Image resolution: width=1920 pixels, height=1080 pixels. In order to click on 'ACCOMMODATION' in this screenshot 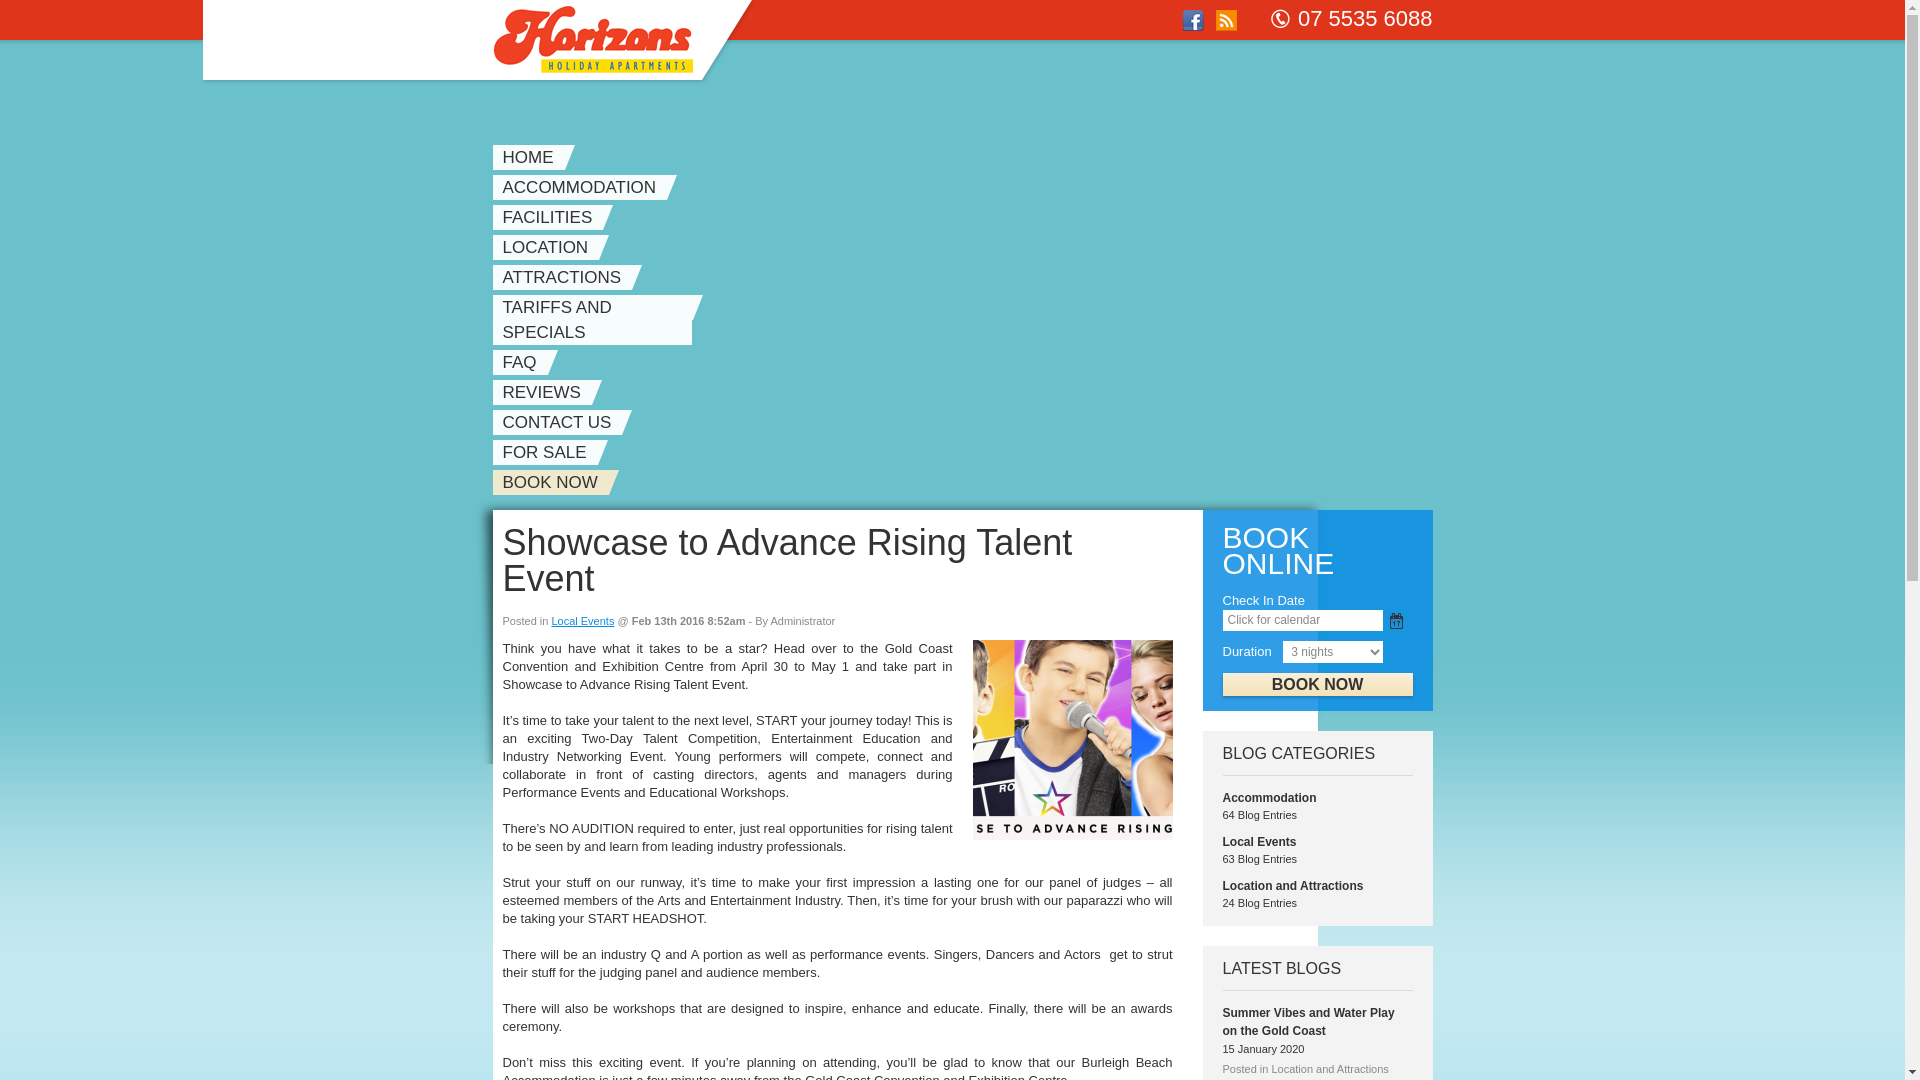, I will do `click(583, 187)`.